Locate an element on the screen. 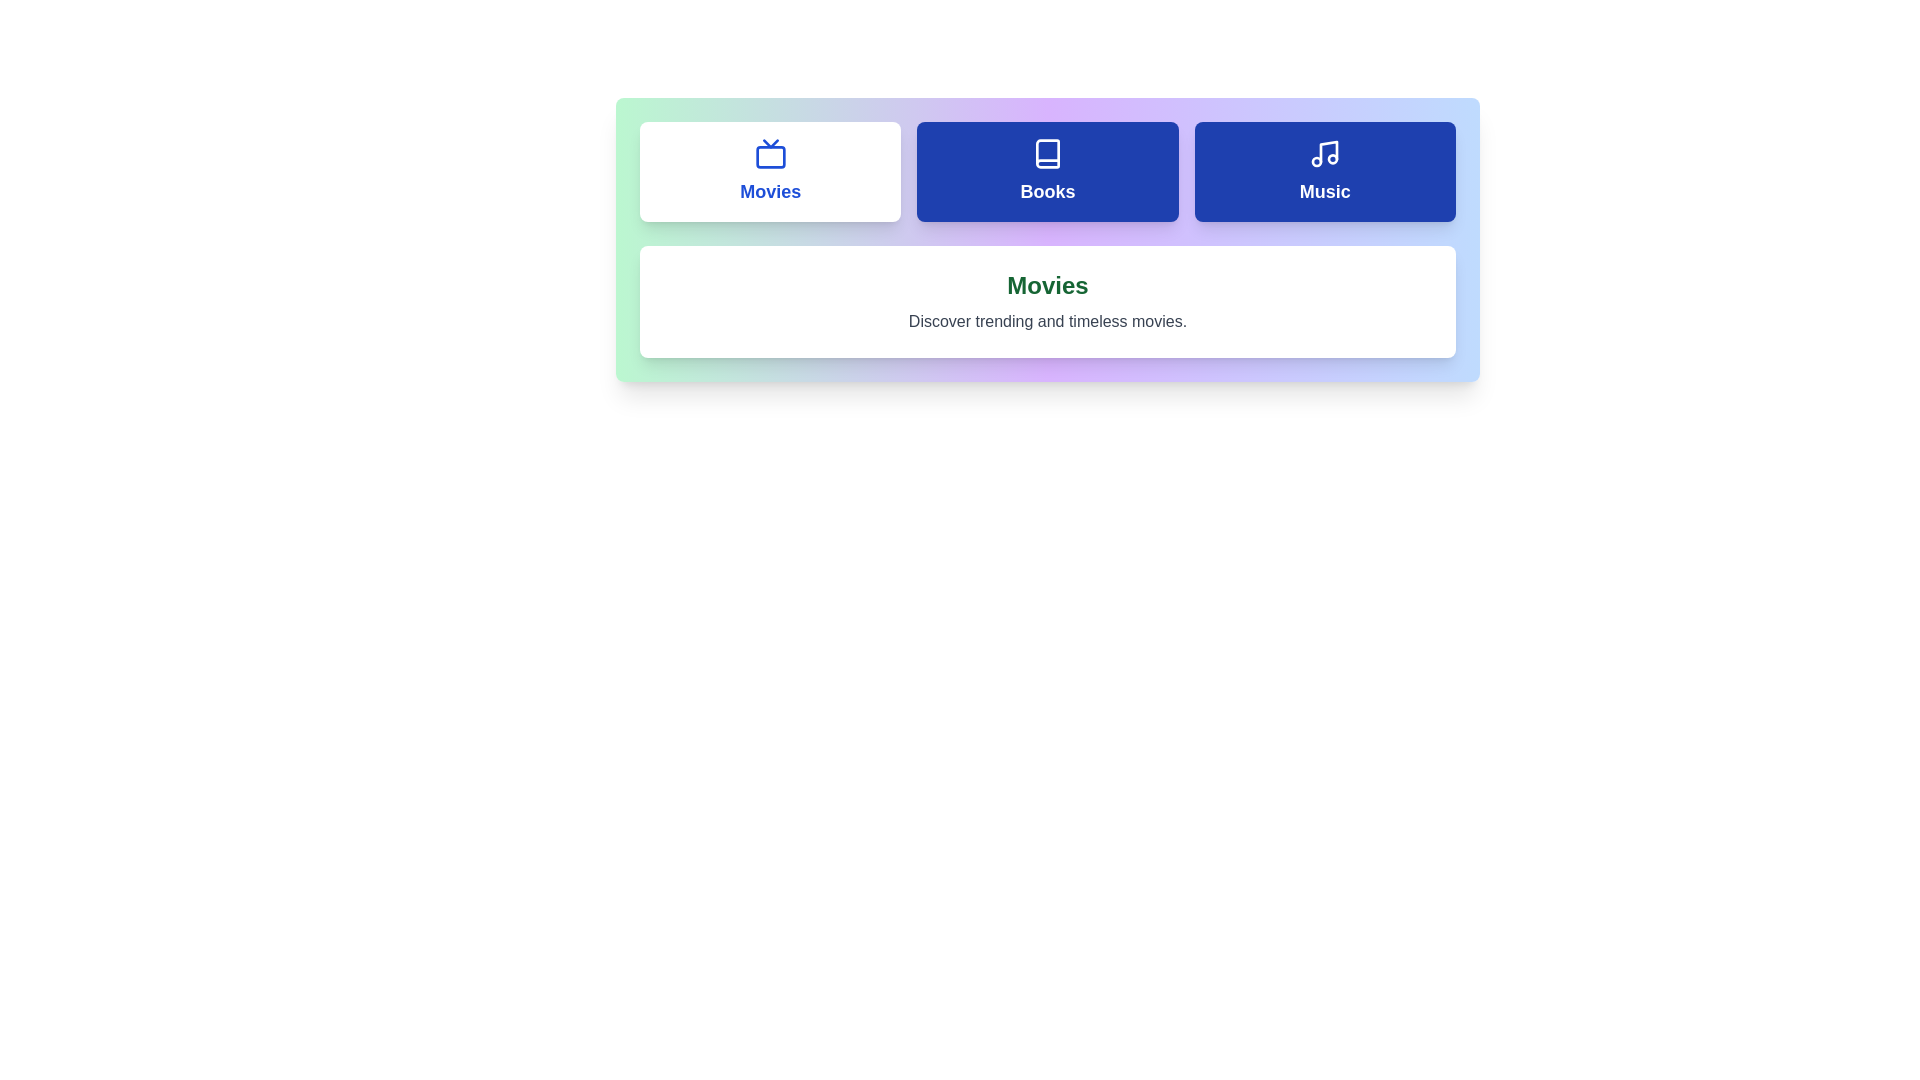  the 'Books' button, which is the second item in a grid layout of 'Movies', 'Books', and 'Music', to activate its hover effects is located at coordinates (1046, 171).